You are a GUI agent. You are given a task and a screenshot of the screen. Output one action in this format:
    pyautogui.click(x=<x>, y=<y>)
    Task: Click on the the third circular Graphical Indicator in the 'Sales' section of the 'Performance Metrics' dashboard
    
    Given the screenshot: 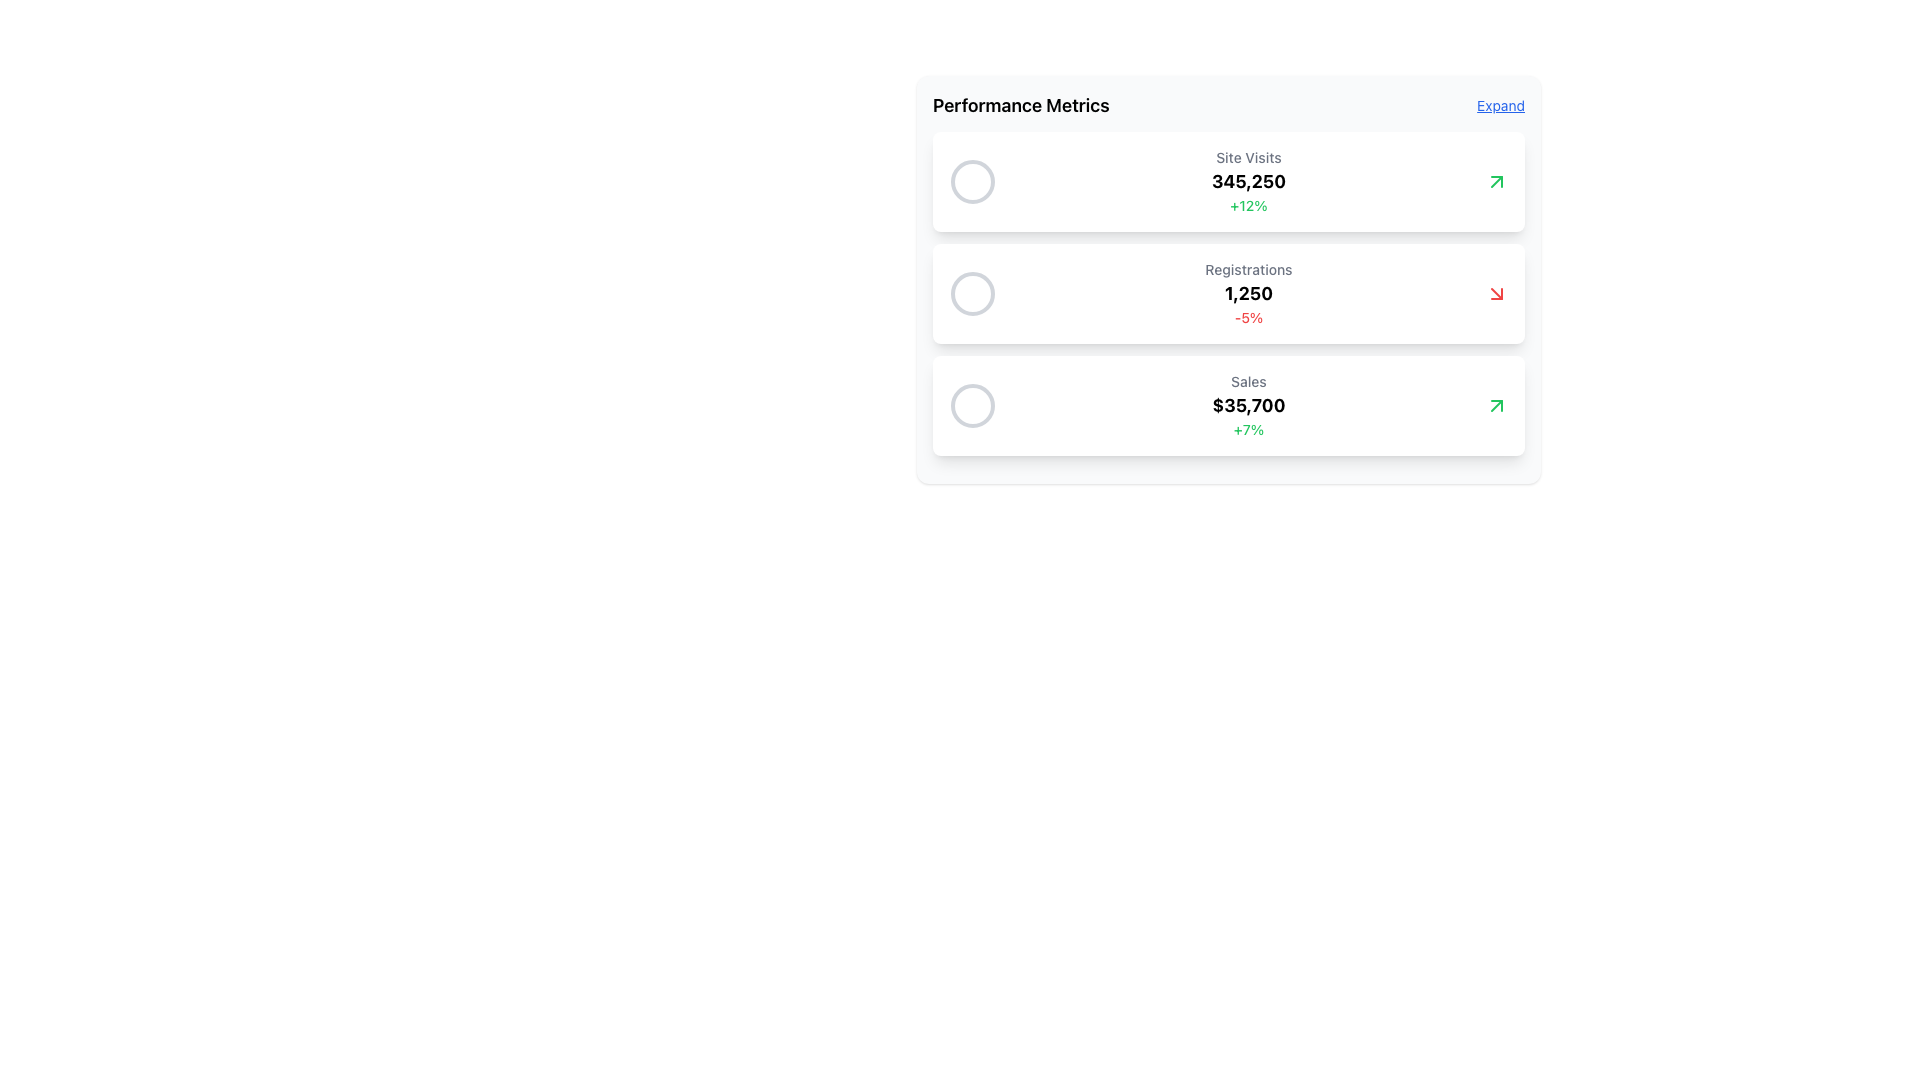 What is the action you would take?
    pyautogui.click(x=973, y=405)
    